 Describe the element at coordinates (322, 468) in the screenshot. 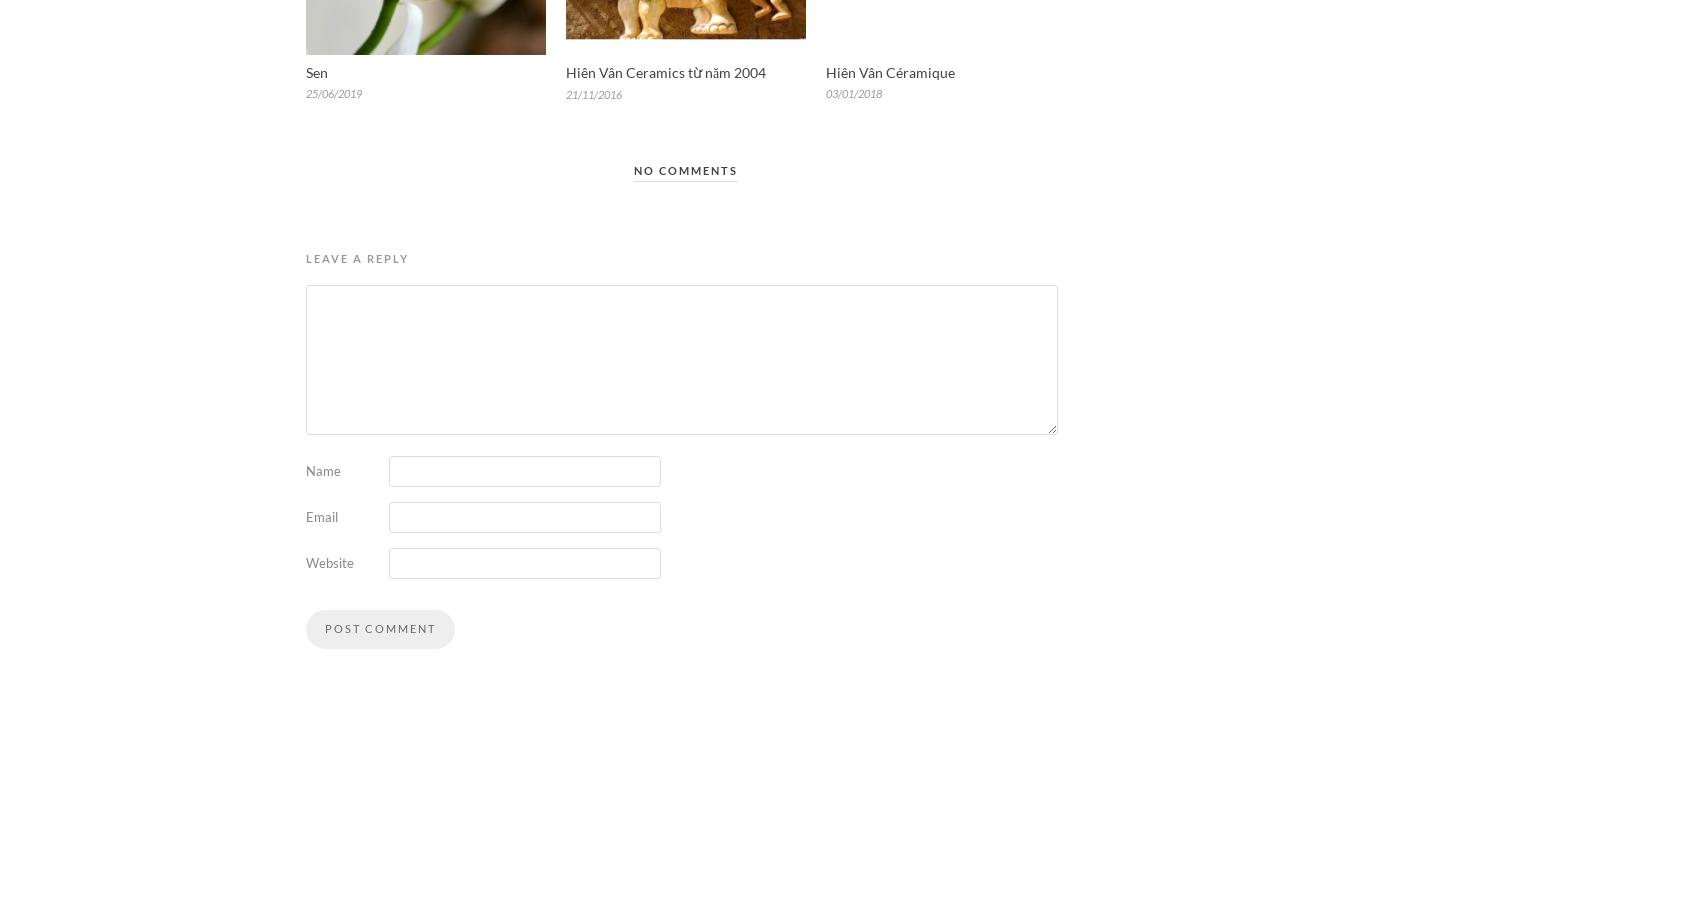

I see `'Name'` at that location.